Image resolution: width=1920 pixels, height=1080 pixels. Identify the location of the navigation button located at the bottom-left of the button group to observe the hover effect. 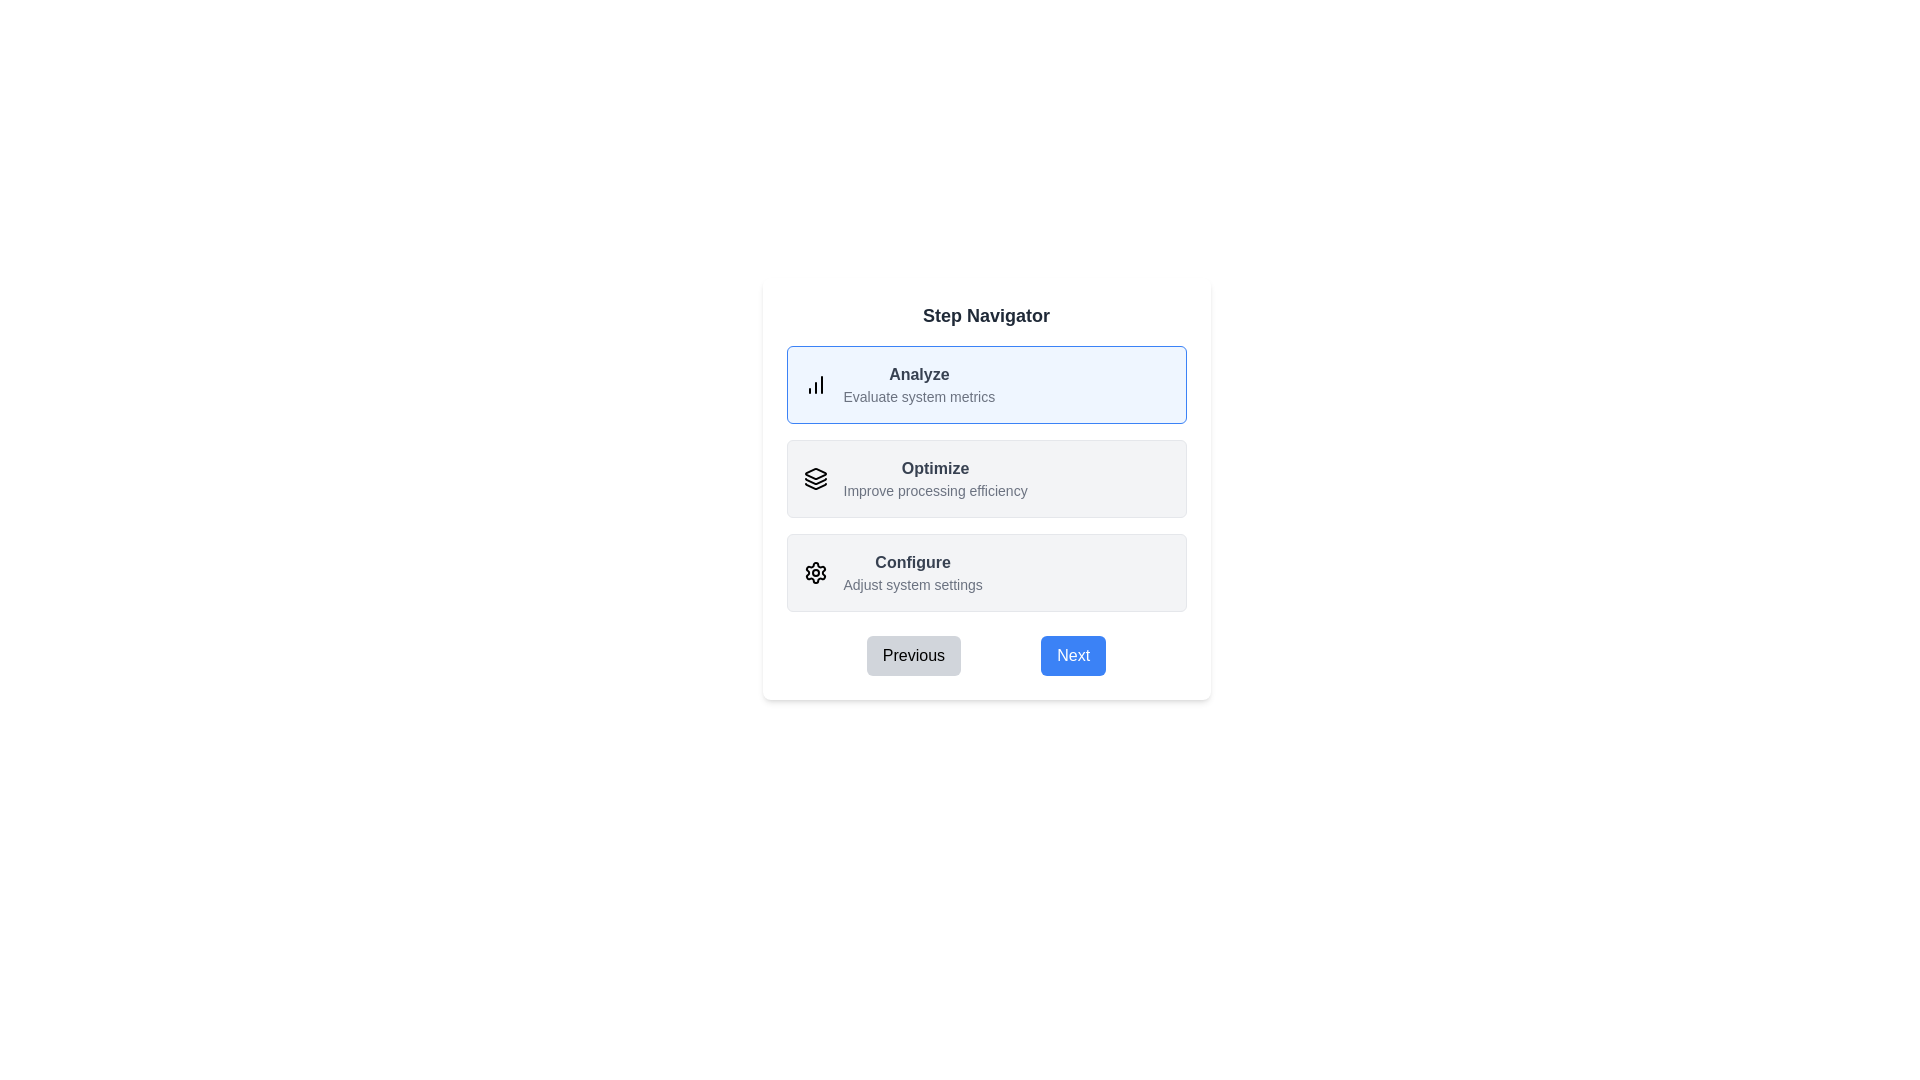
(912, 655).